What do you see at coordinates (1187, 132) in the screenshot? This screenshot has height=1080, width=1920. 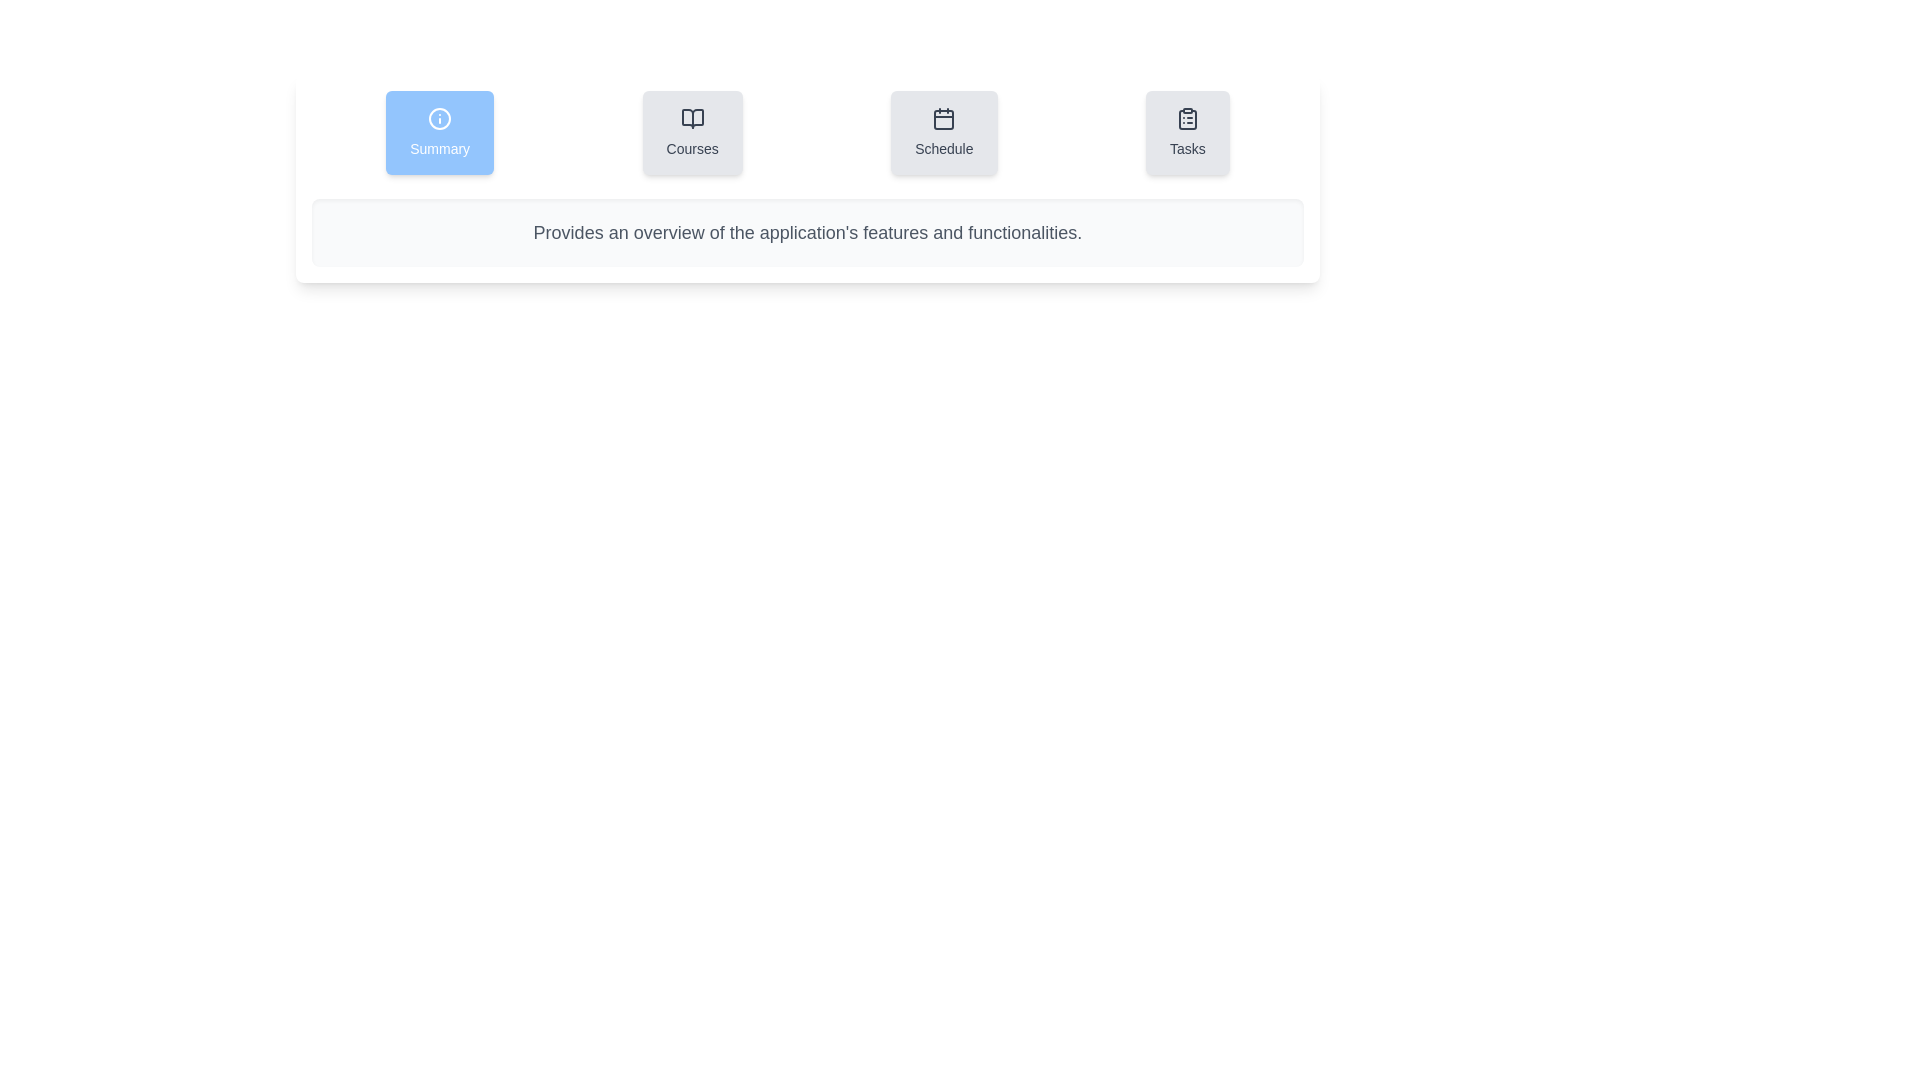 I see `the Tasks tab by clicking on it` at bounding box center [1187, 132].